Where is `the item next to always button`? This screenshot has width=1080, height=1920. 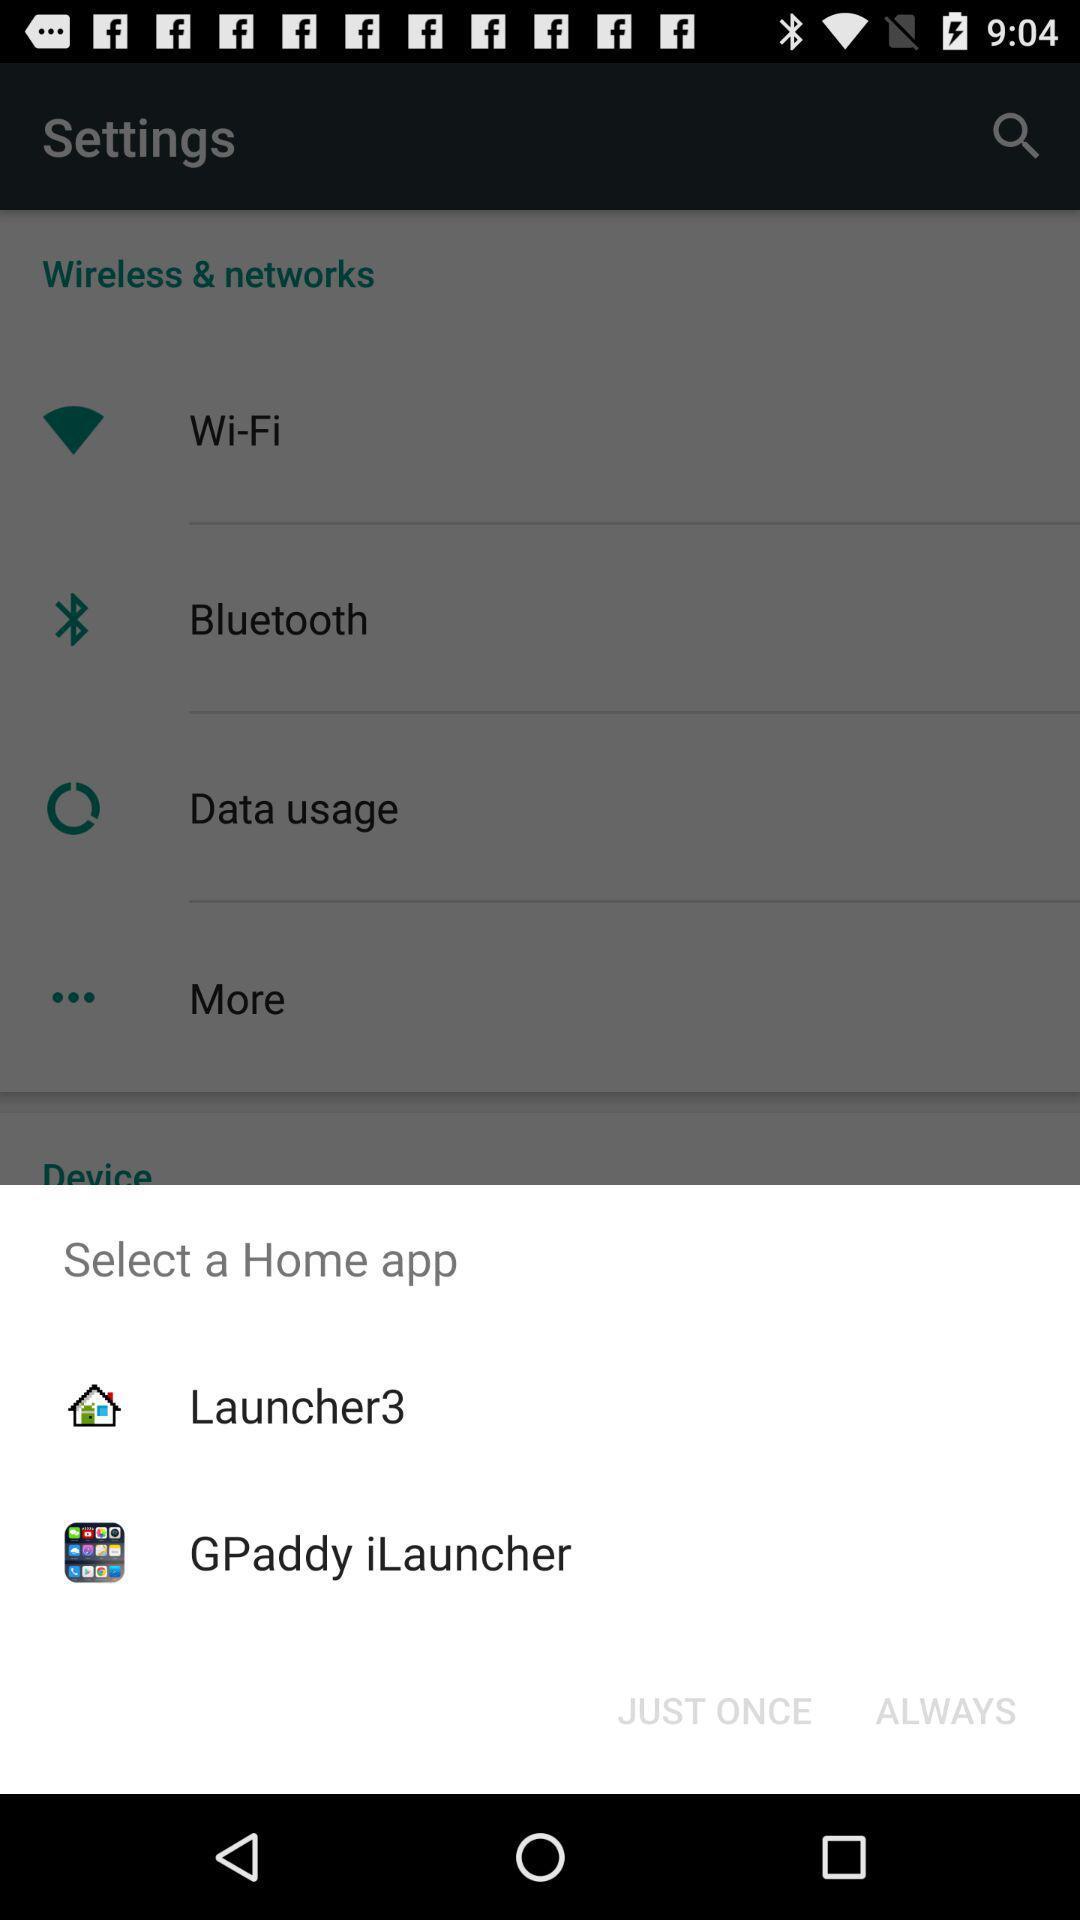 the item next to always button is located at coordinates (713, 1708).